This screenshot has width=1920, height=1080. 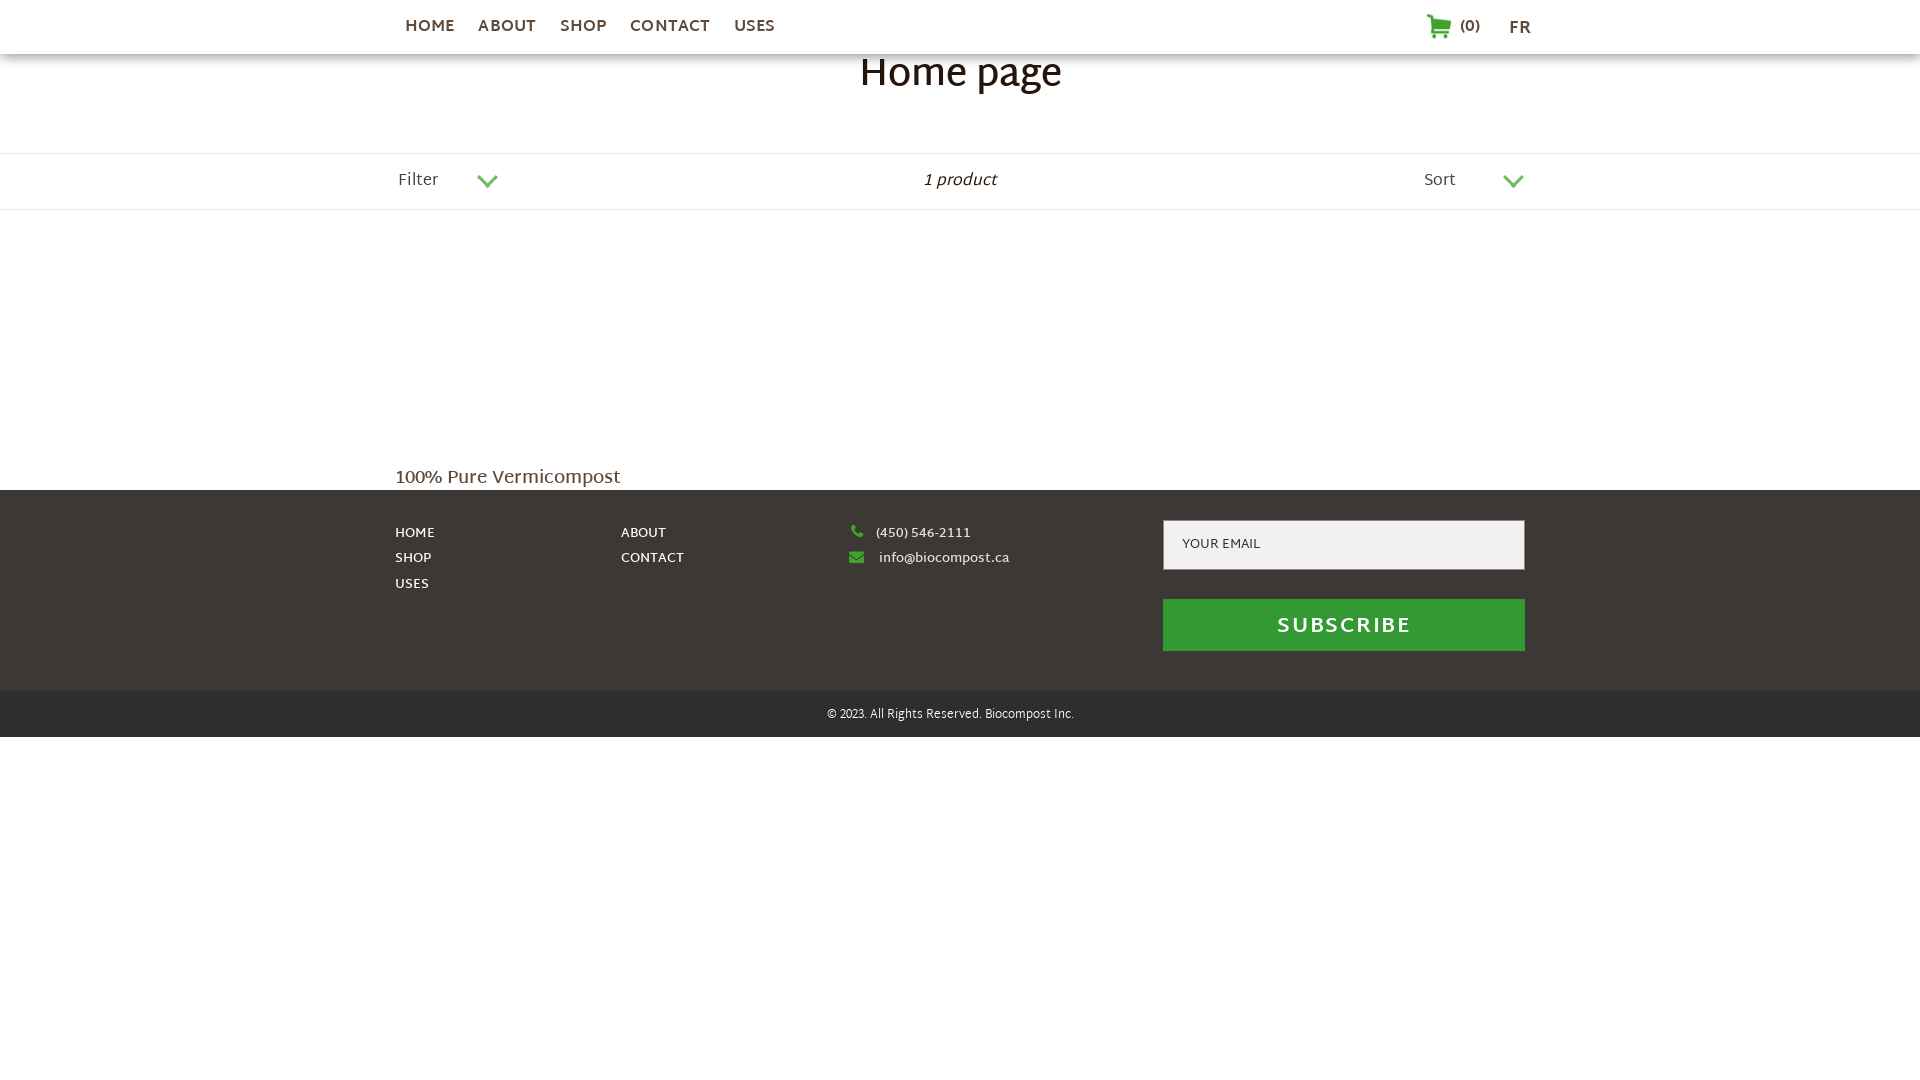 What do you see at coordinates (581, 27) in the screenshot?
I see `'SHOP'` at bounding box center [581, 27].